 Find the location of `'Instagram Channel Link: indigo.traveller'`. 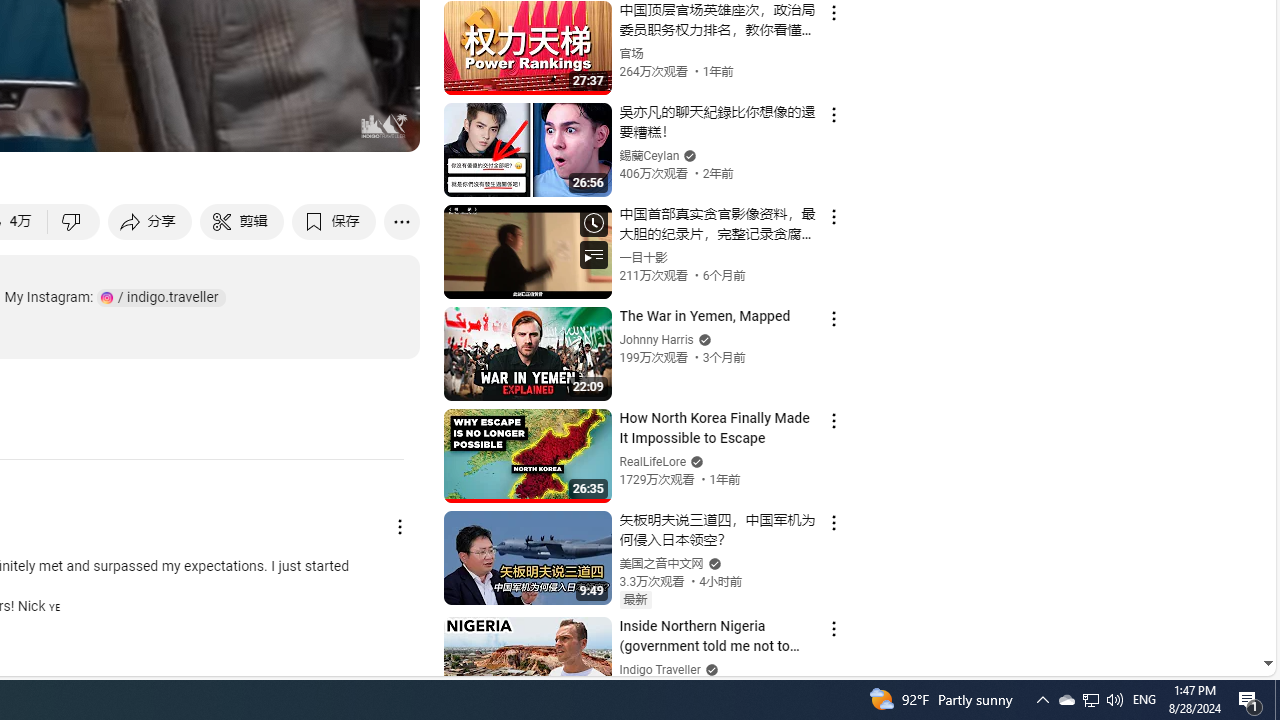

'Instagram Channel Link: indigo.traveller' is located at coordinates (161, 297).